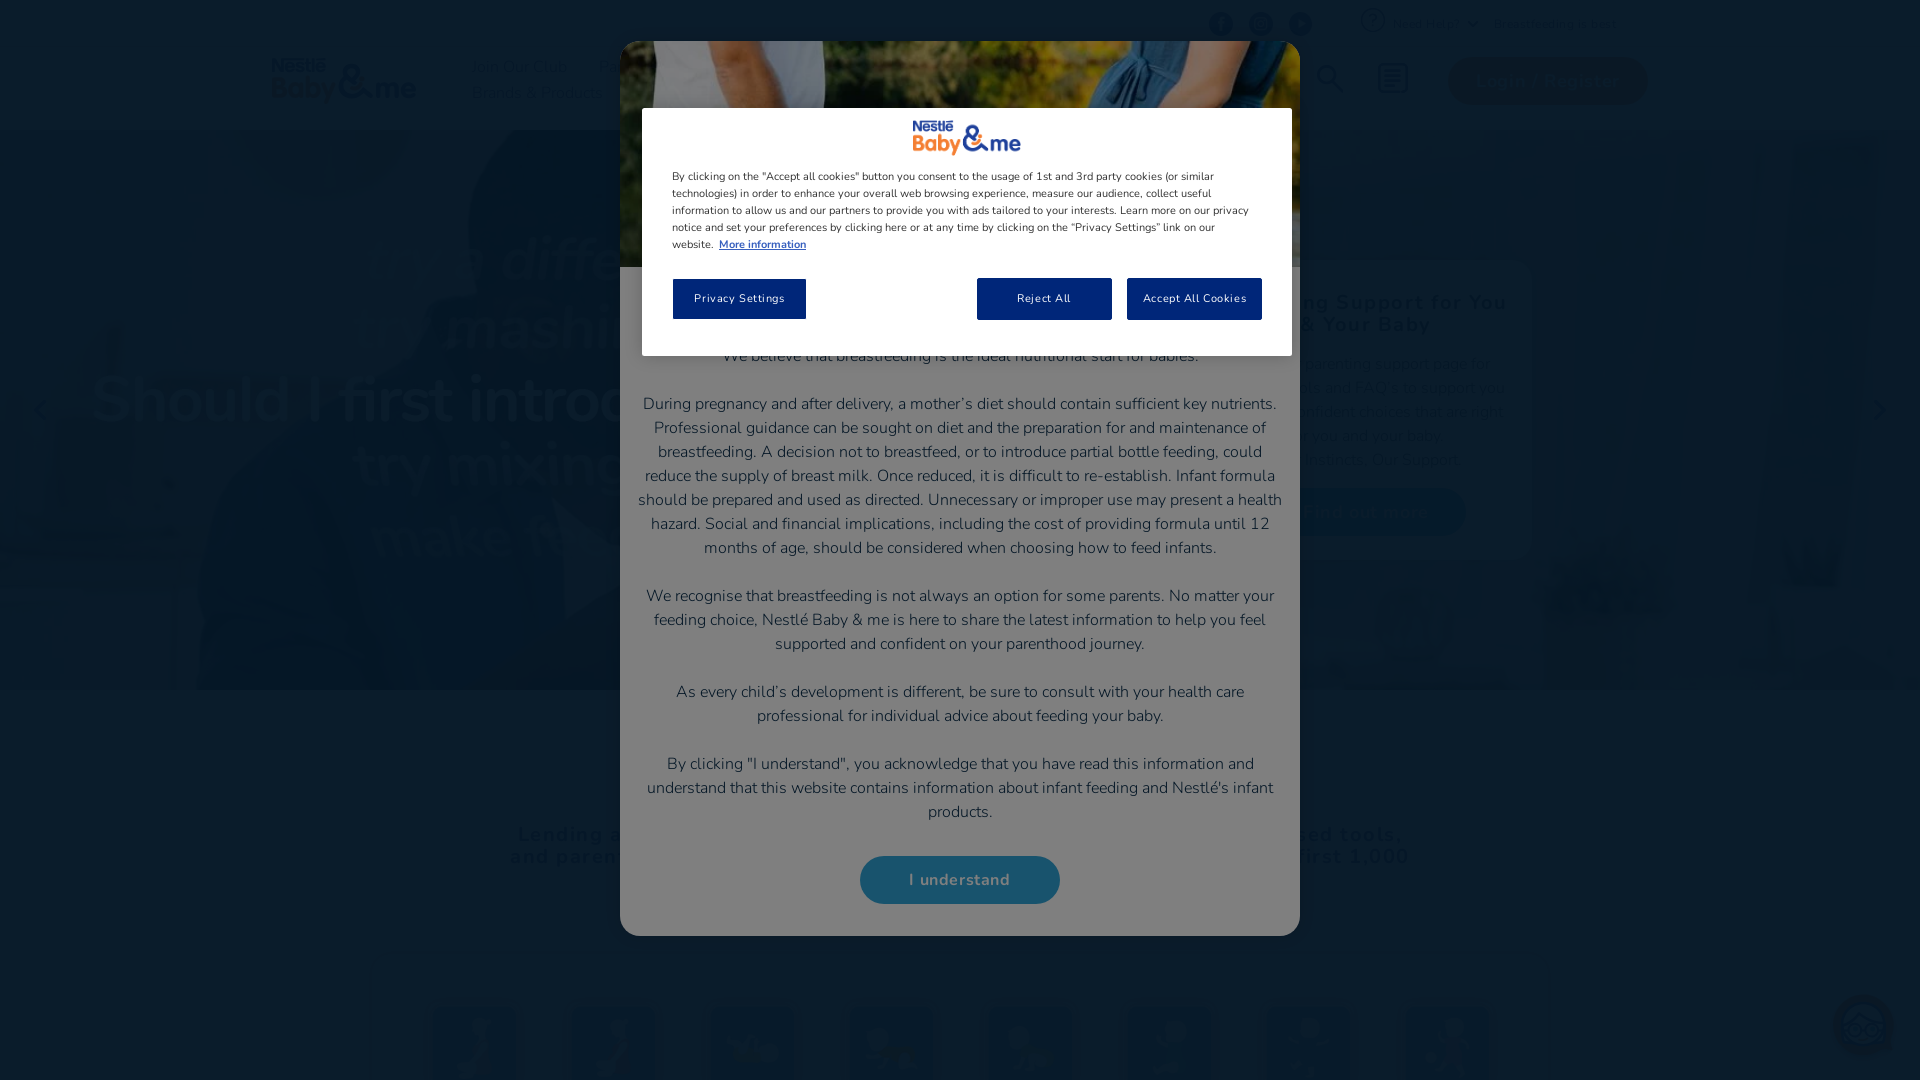 The image size is (1920, 1080). Describe the element at coordinates (1554, 23) in the screenshot. I see `'Breastfeeding is best'` at that location.